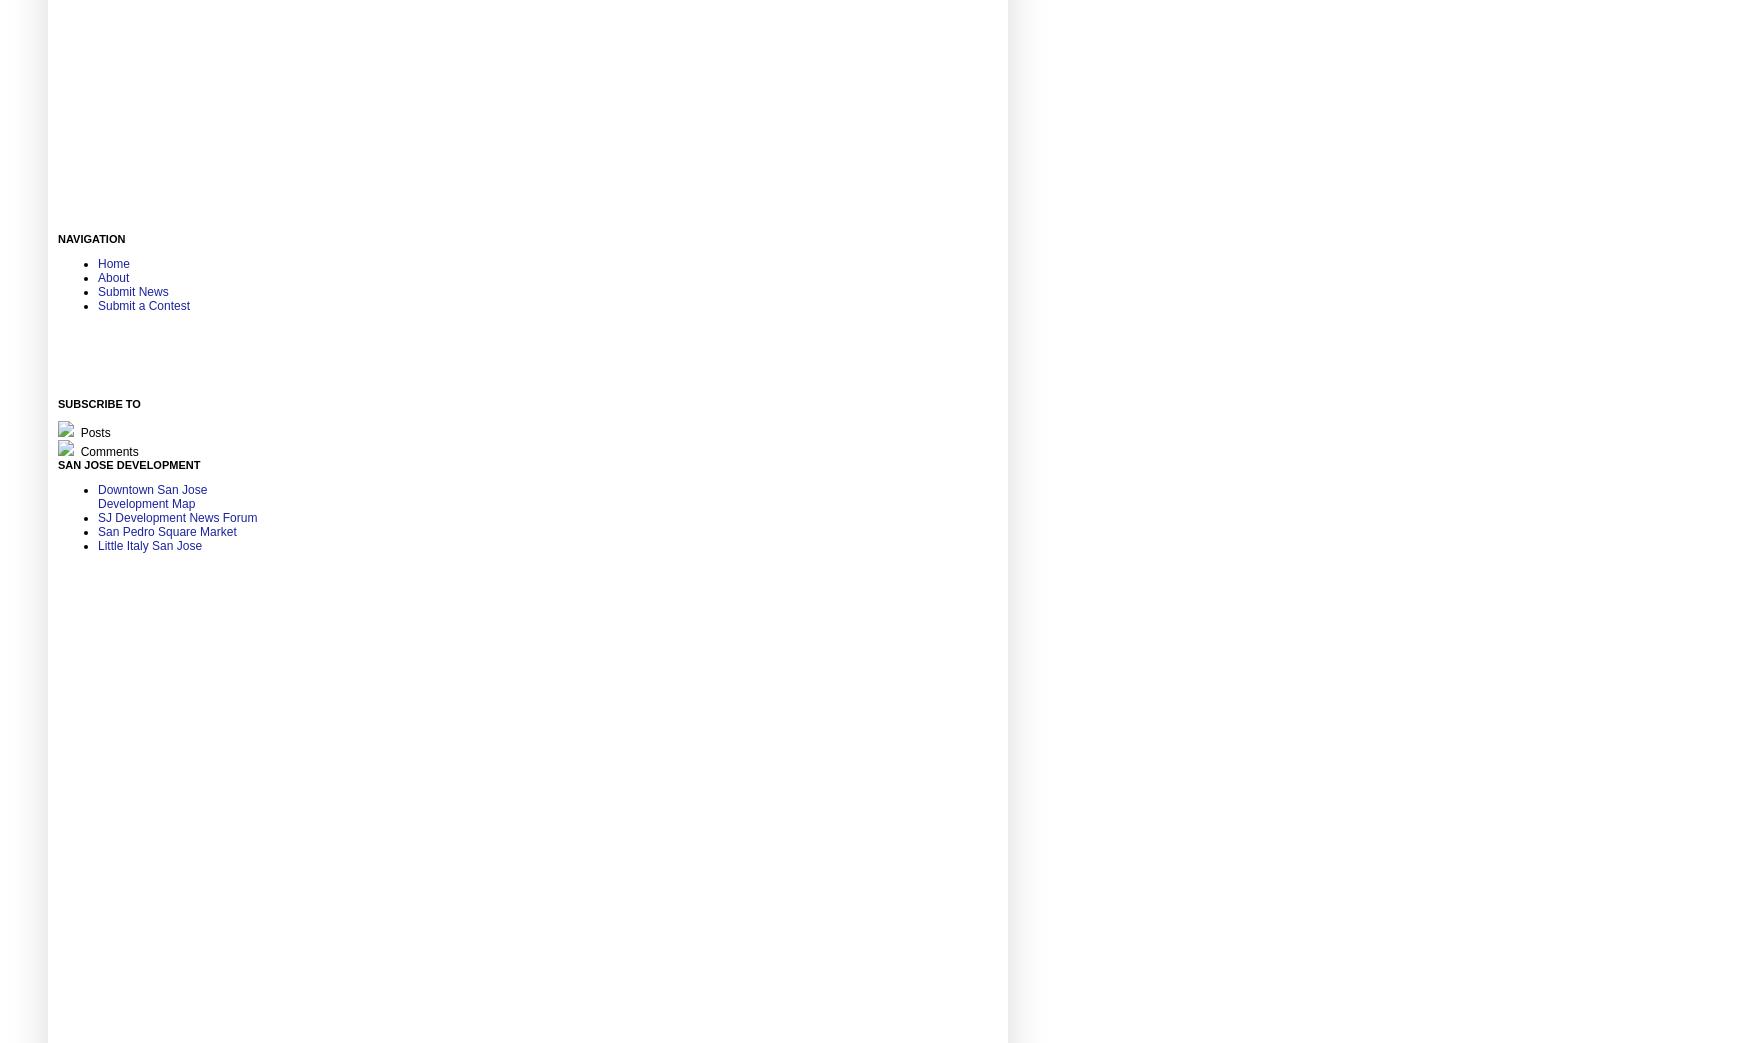  What do you see at coordinates (148, 544) in the screenshot?
I see `'Little Italy San Jose'` at bounding box center [148, 544].